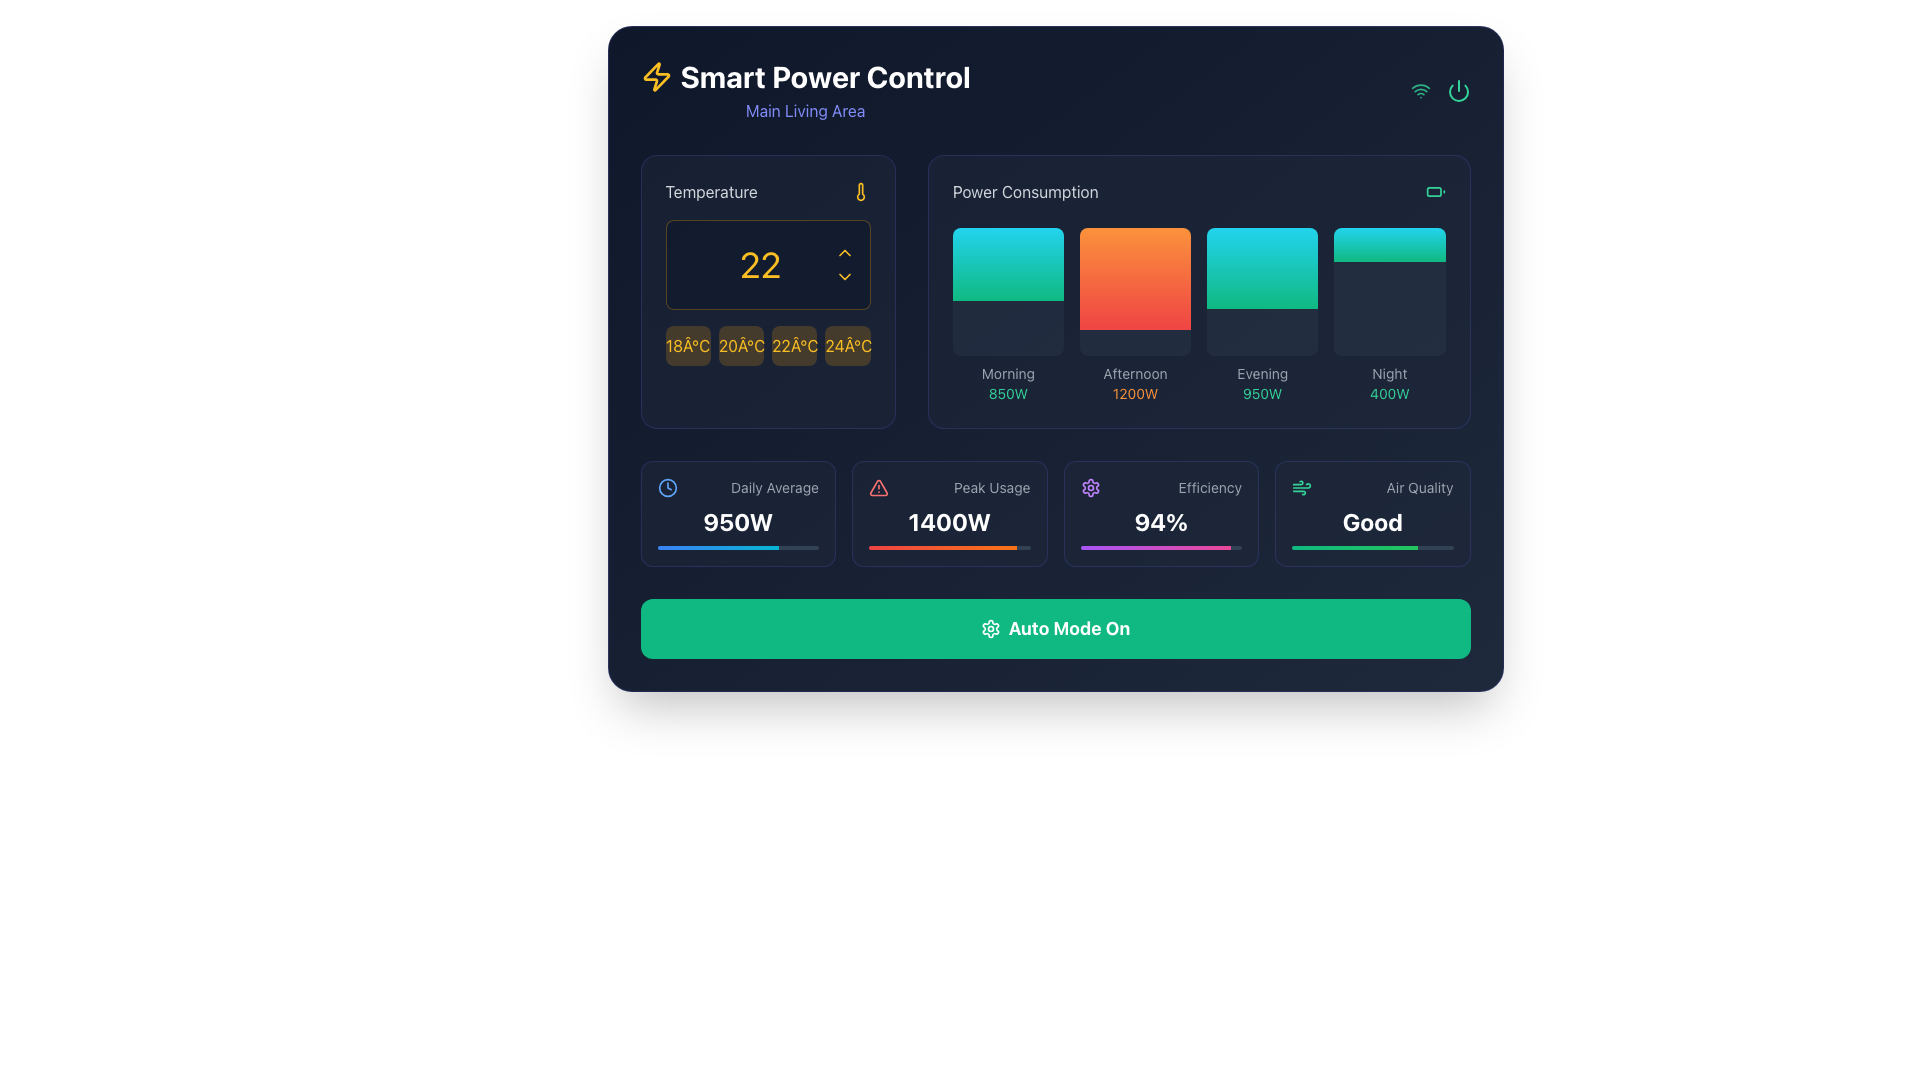 This screenshot has width=1920, height=1080. What do you see at coordinates (1261, 267) in the screenshot?
I see `the Progress Bar representing power consumption during the 'Evening' time slot` at bounding box center [1261, 267].